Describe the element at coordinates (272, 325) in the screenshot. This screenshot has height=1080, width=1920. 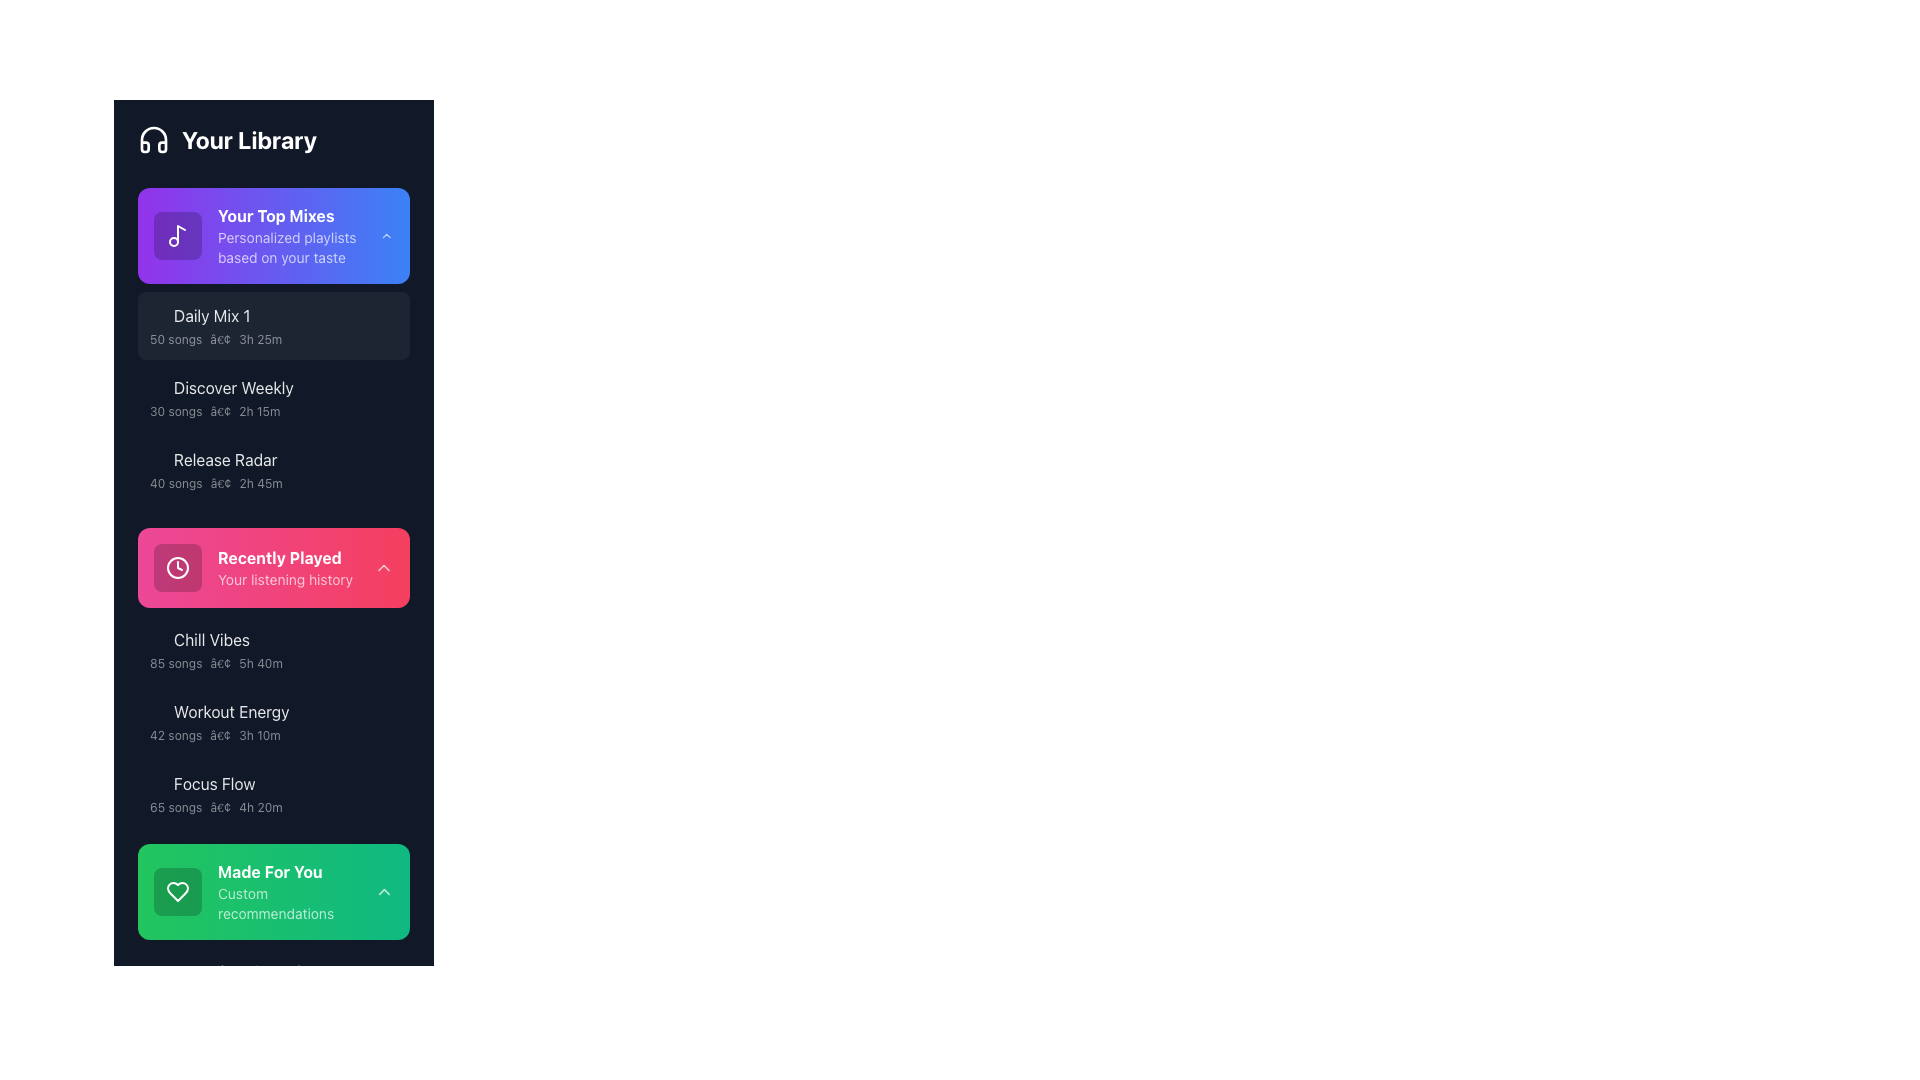
I see `the 'Daily Mix 1' playlist card located in the 'Your Library' section, which is the second item in the vertical list arrangement` at that location.